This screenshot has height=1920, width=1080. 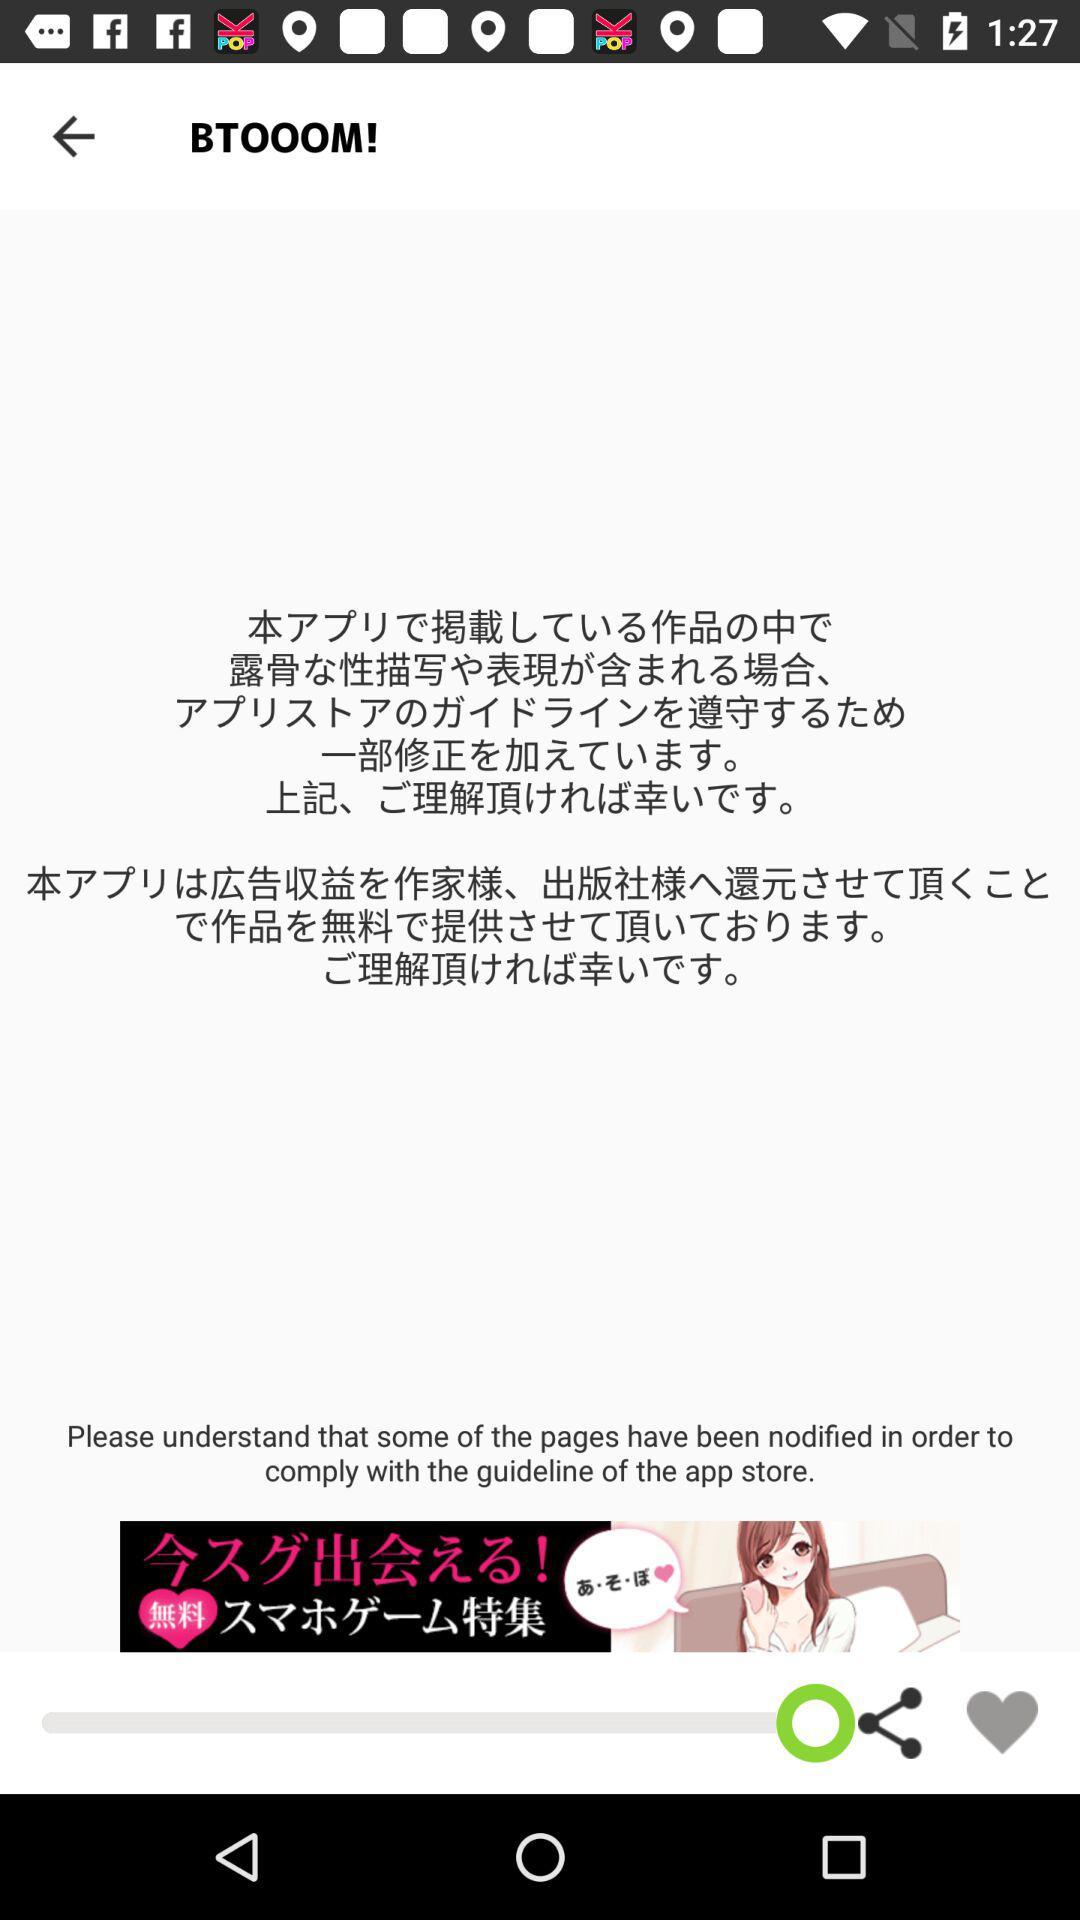 I want to click on share the article, so click(x=890, y=1722).